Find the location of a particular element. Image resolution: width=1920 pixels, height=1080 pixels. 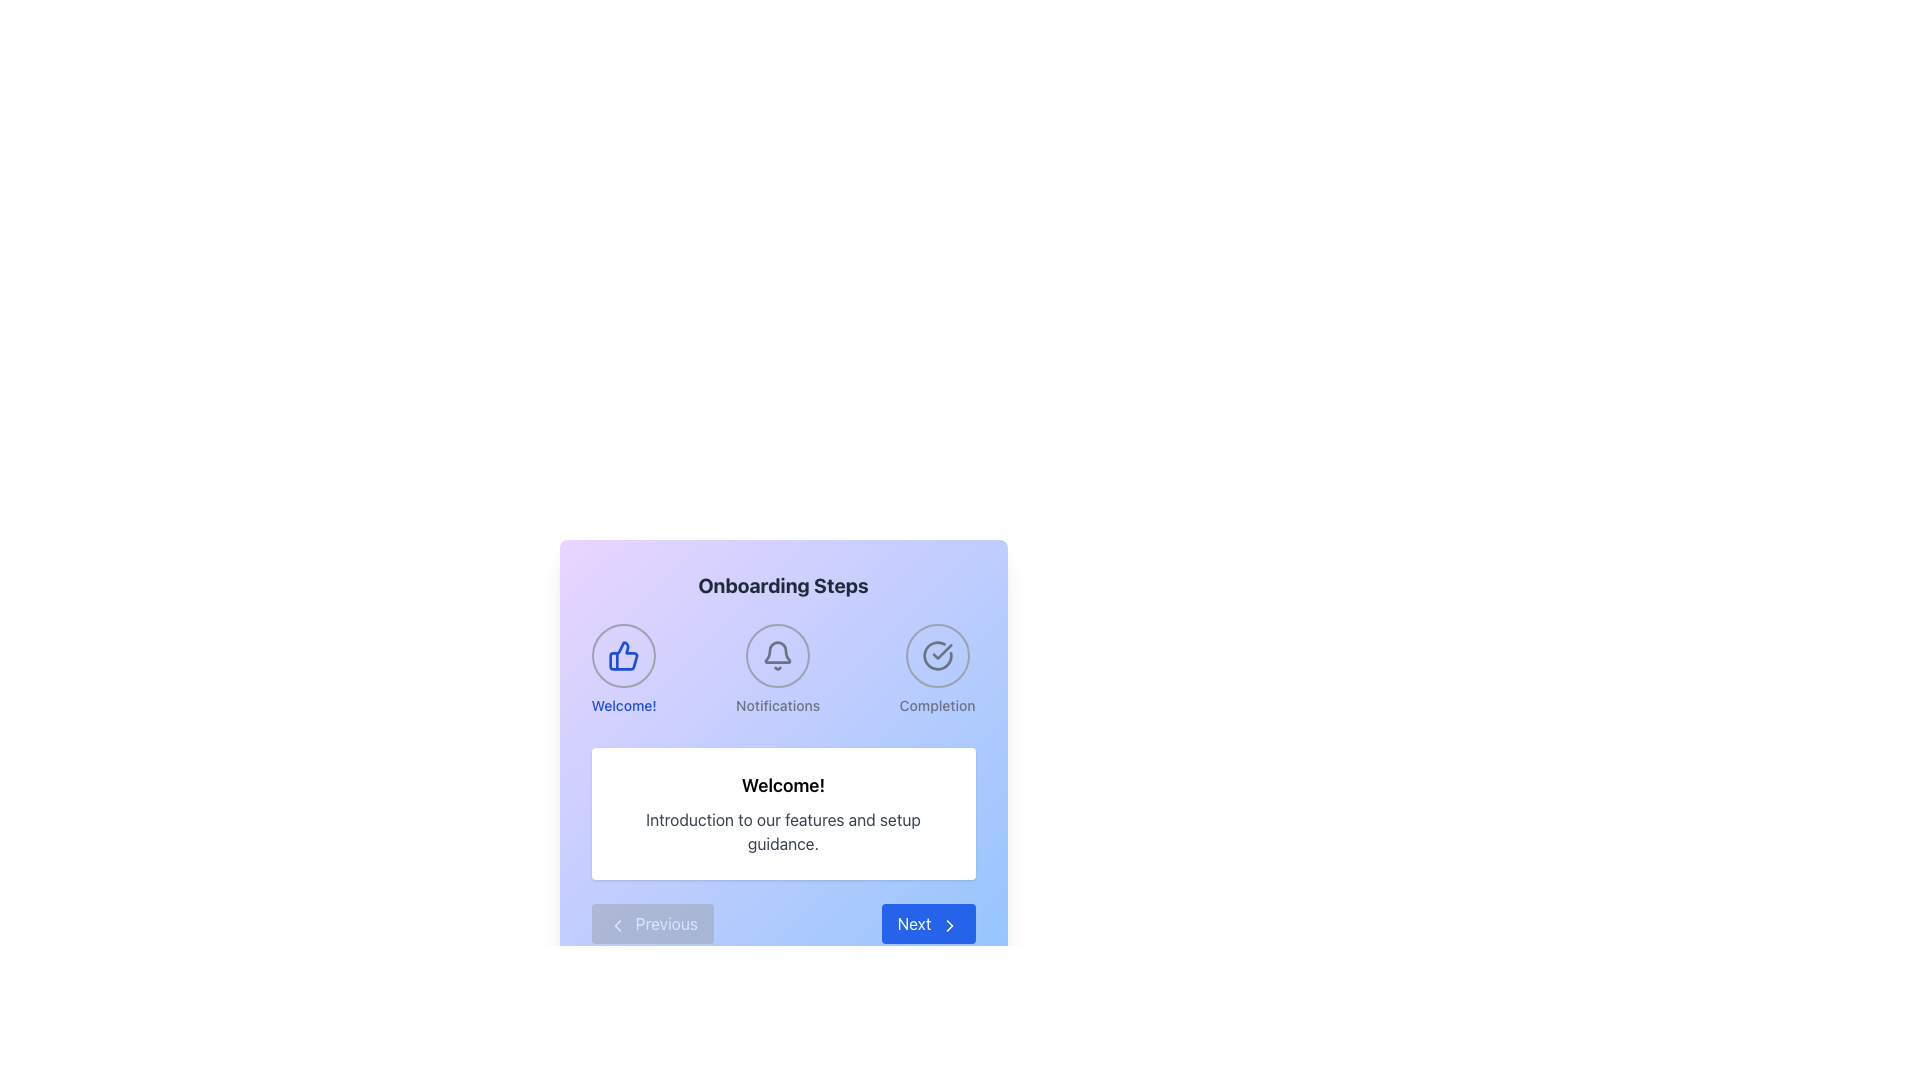

the text label that serves as a greeting or introductory caption, positioned below a thumbs-up icon in a vertically stacked layout is located at coordinates (623, 704).